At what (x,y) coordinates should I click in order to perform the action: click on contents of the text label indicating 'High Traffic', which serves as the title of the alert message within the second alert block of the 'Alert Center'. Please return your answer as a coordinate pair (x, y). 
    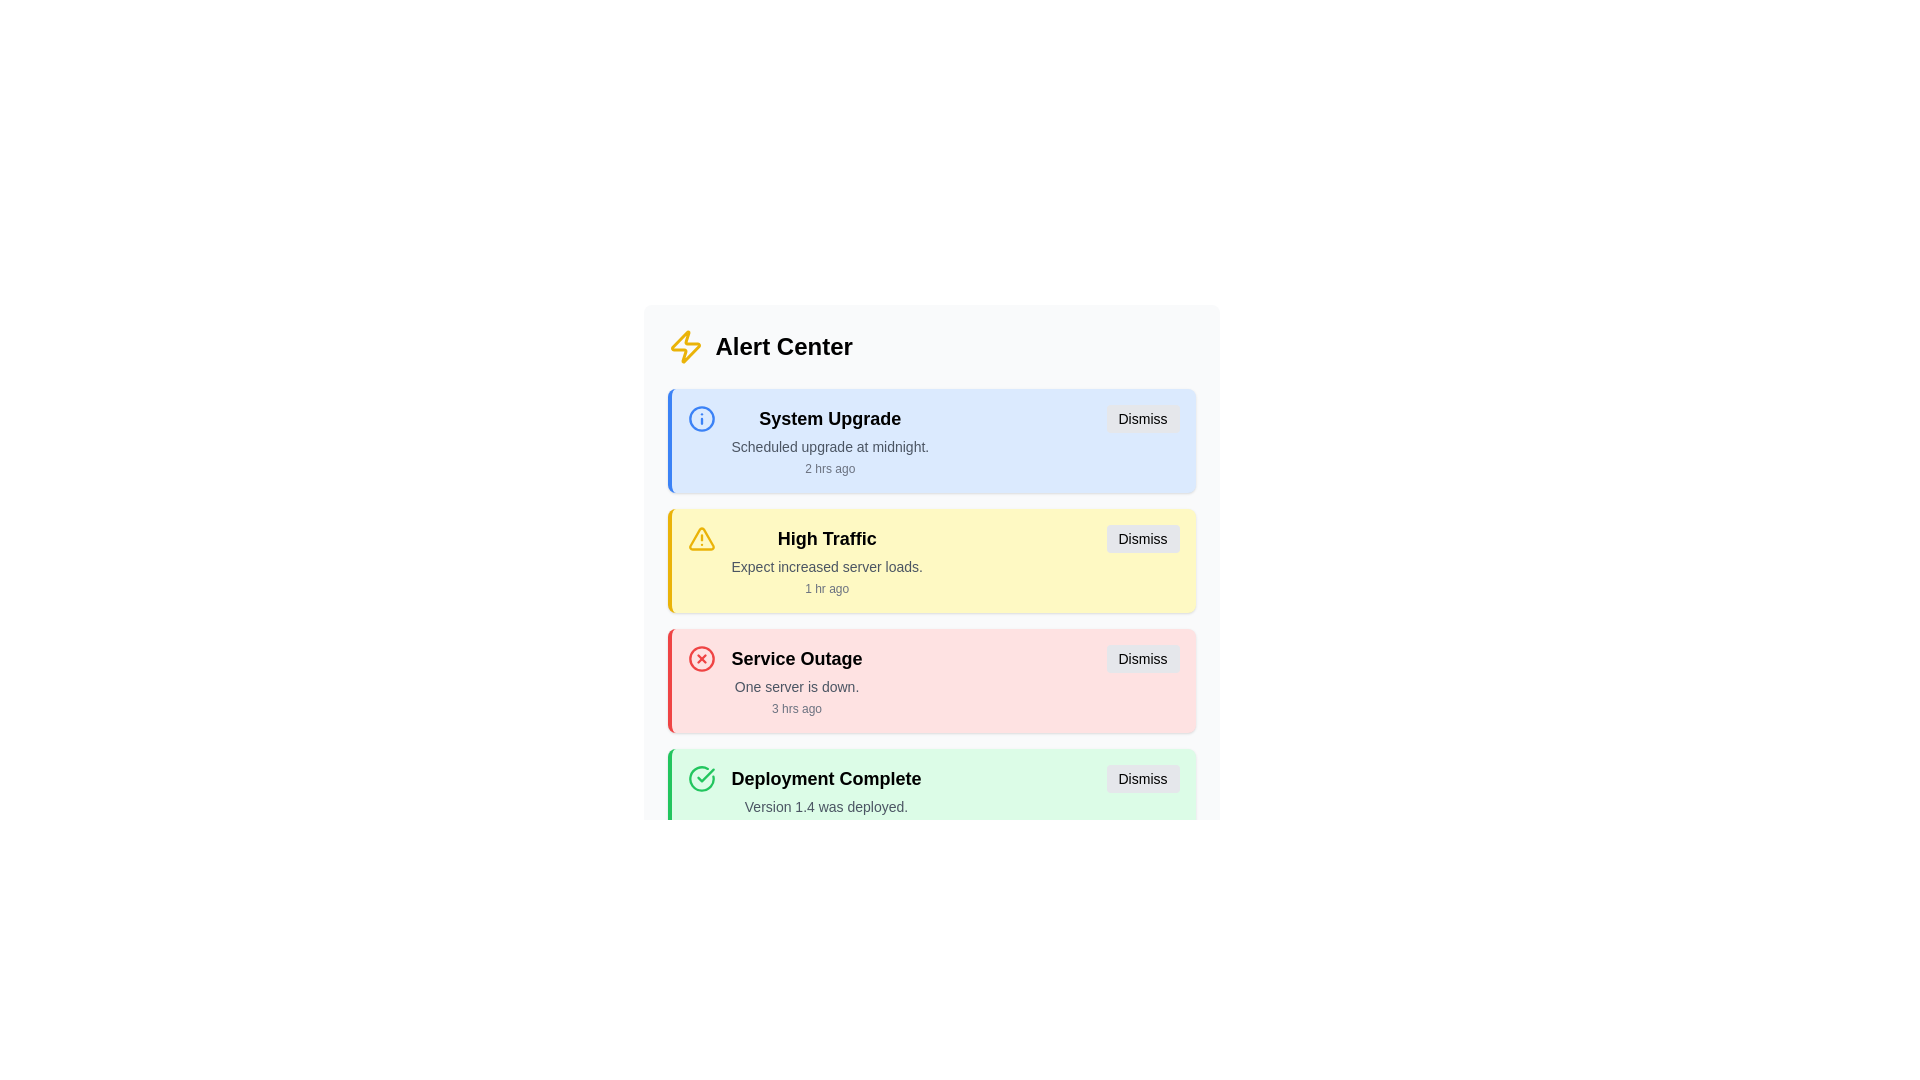
    Looking at the image, I should click on (827, 538).